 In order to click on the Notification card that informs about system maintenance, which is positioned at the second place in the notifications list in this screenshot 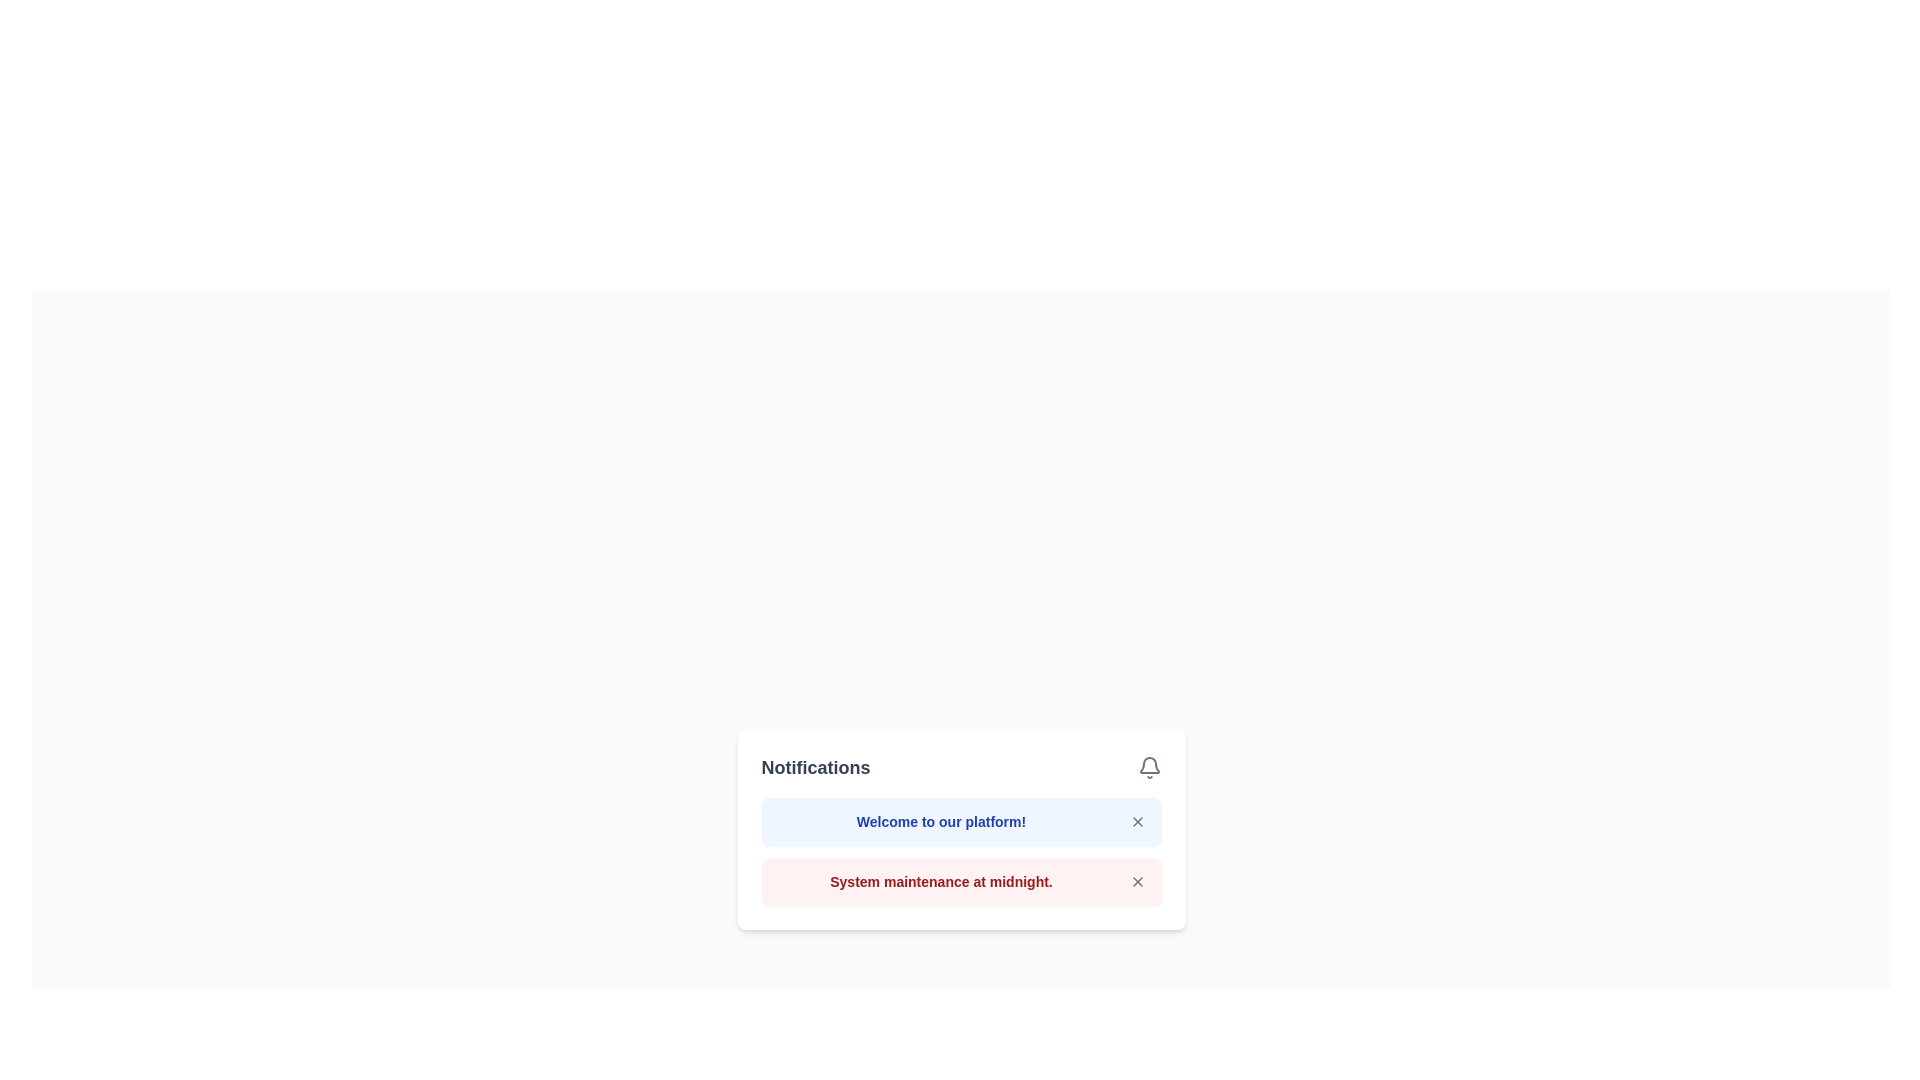, I will do `click(961, 881)`.